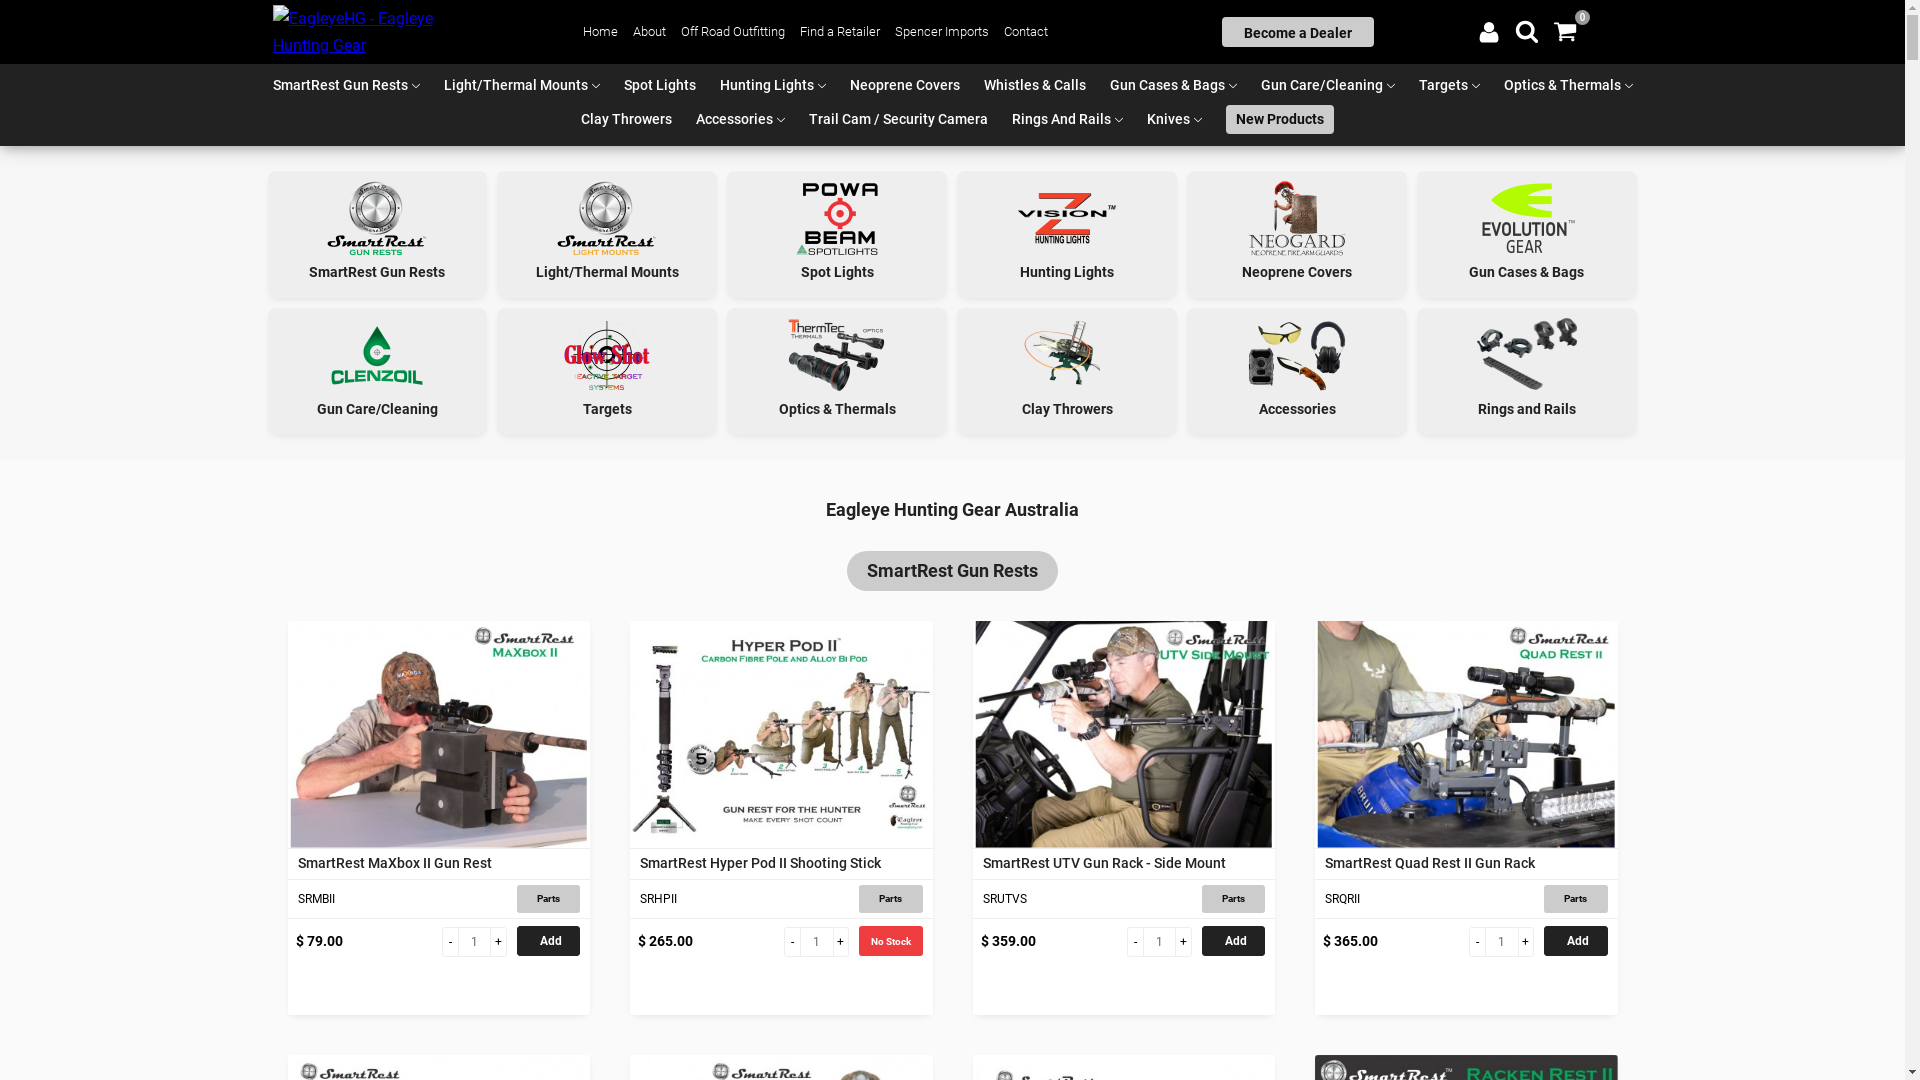 The image size is (1920, 1080). Describe the element at coordinates (940, 31) in the screenshot. I see `'Spencer Imports'` at that location.